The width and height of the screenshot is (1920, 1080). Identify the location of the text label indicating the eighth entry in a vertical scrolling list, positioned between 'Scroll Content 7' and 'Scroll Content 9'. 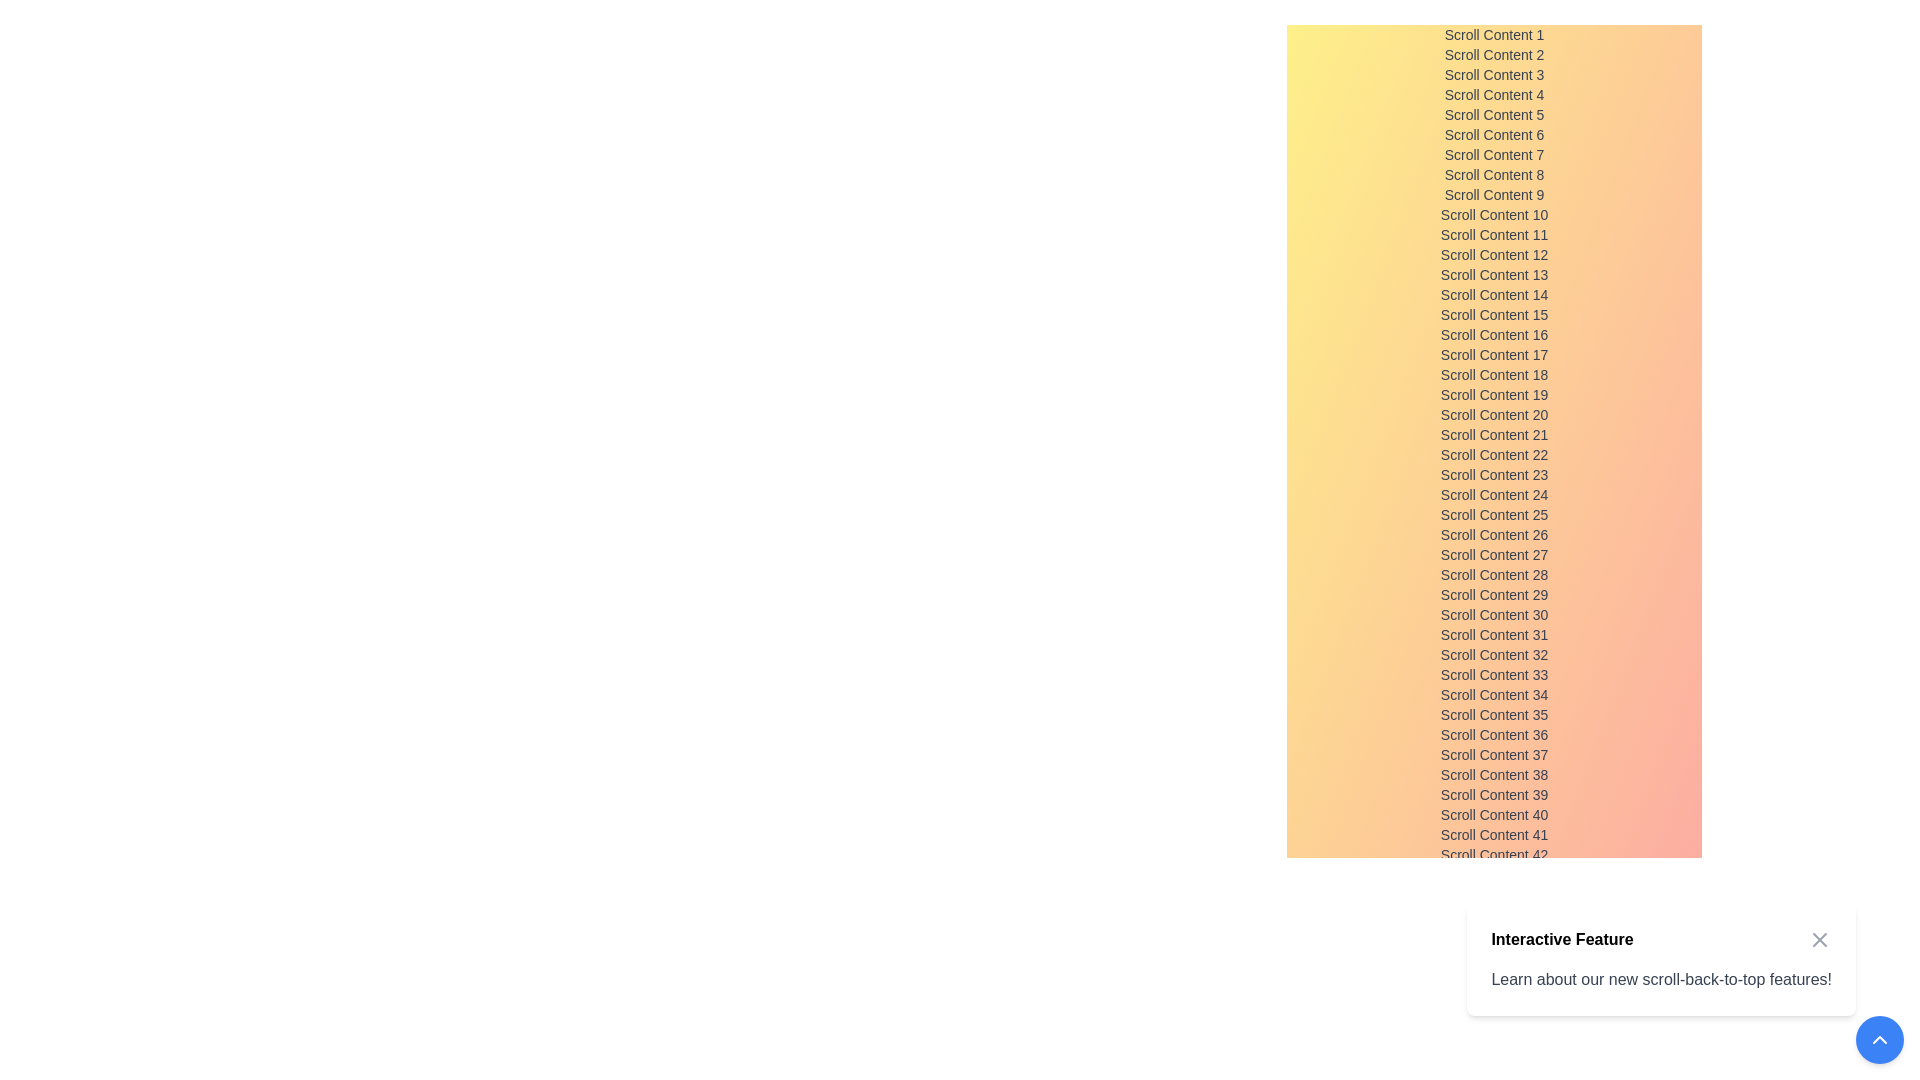
(1494, 173).